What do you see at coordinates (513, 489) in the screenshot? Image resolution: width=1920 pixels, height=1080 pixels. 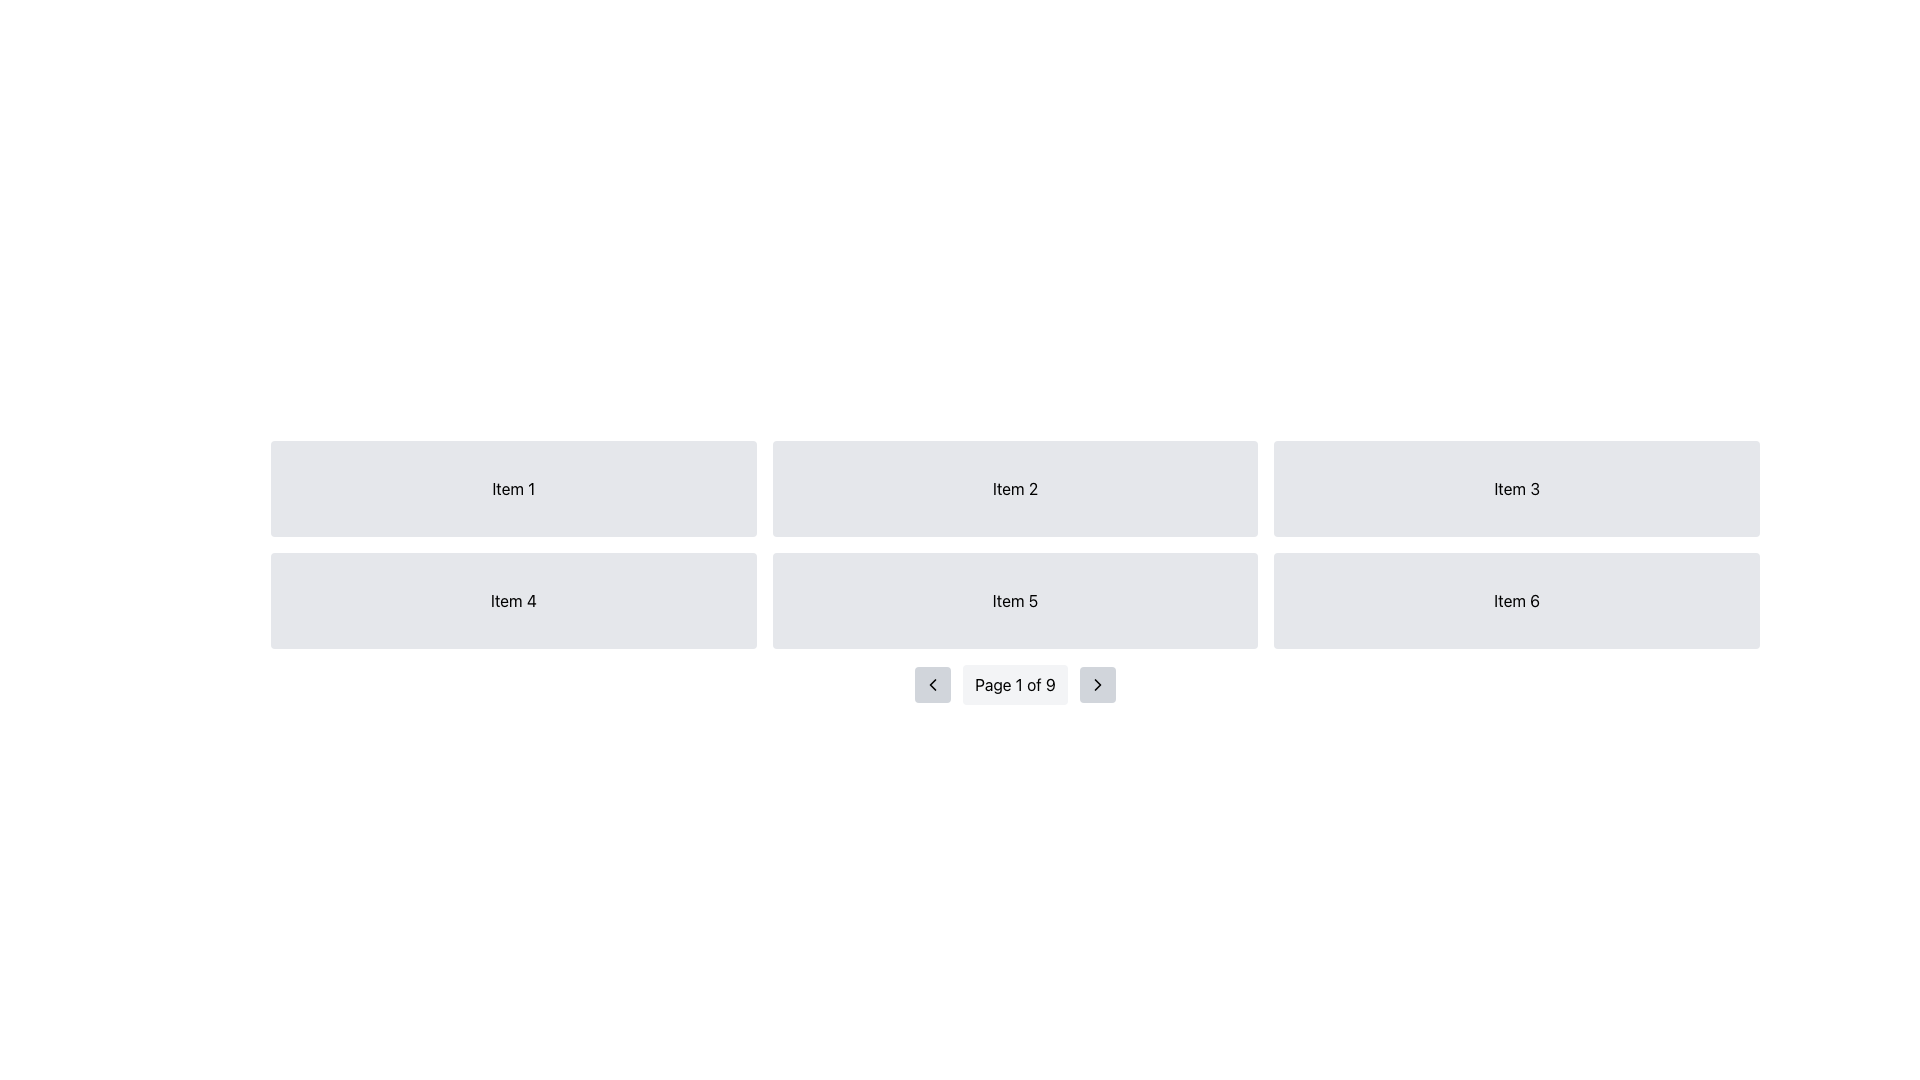 I see `the 'Item 1' tile, which is the first item in a grid layout of 2 rows and 3 columns, located in the top-left corner of the grid` at bounding box center [513, 489].